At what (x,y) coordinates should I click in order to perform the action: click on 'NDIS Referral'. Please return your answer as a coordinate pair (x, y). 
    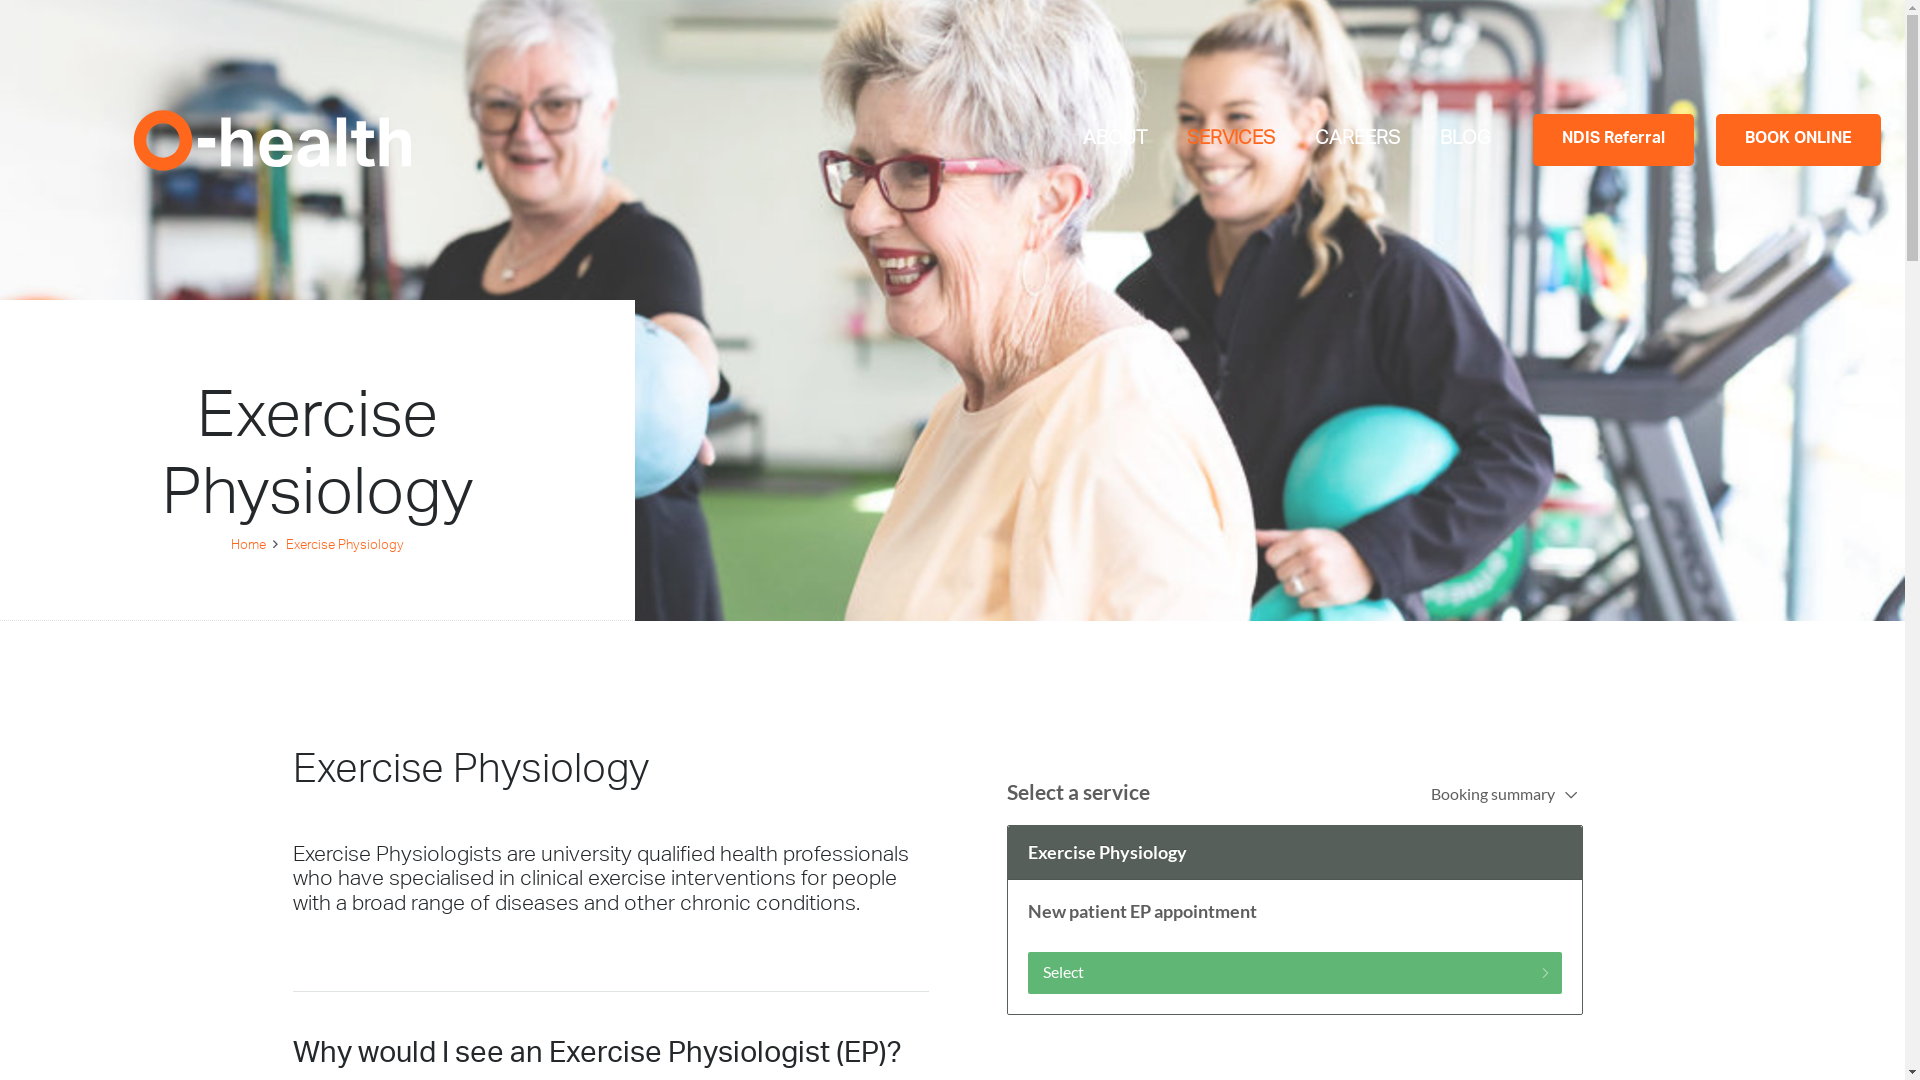
    Looking at the image, I should click on (1613, 138).